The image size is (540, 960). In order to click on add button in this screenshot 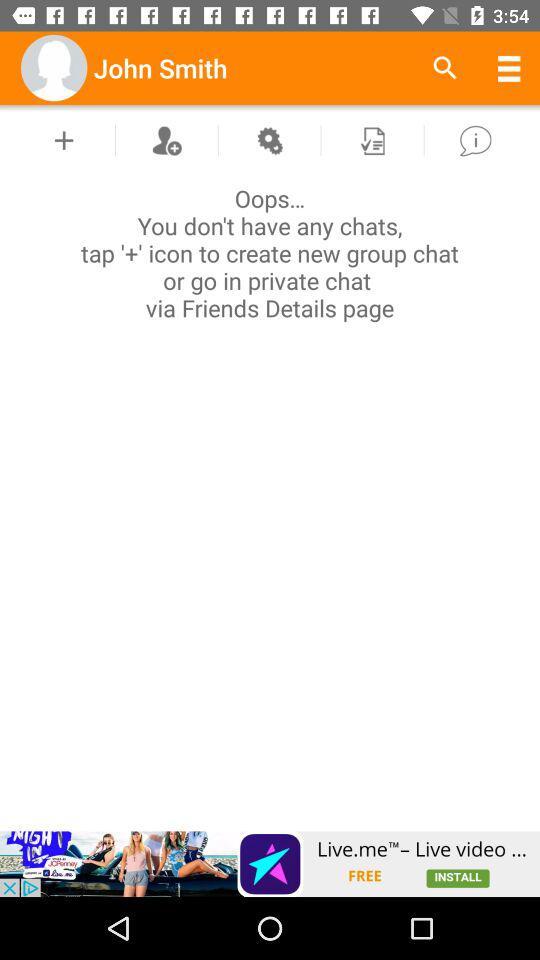, I will do `click(64, 139)`.